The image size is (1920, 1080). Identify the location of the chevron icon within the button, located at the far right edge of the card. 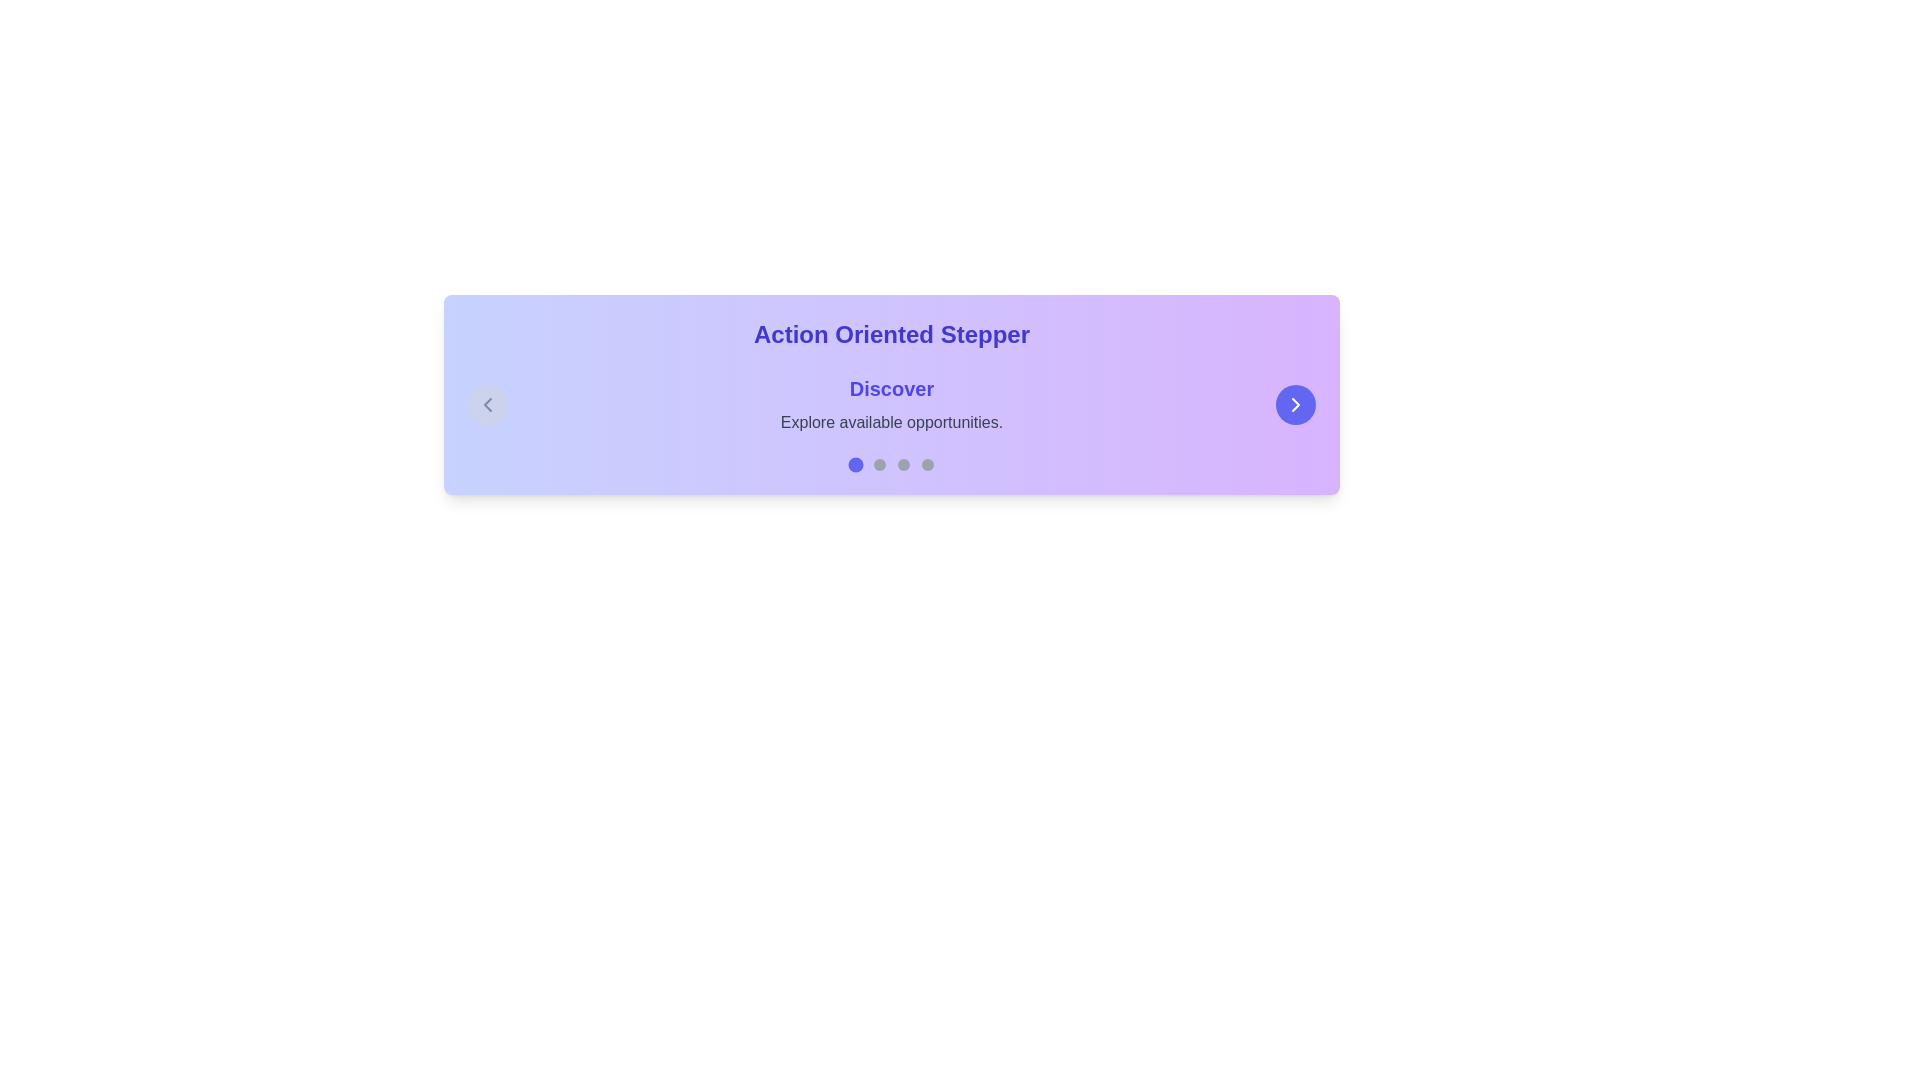
(1296, 405).